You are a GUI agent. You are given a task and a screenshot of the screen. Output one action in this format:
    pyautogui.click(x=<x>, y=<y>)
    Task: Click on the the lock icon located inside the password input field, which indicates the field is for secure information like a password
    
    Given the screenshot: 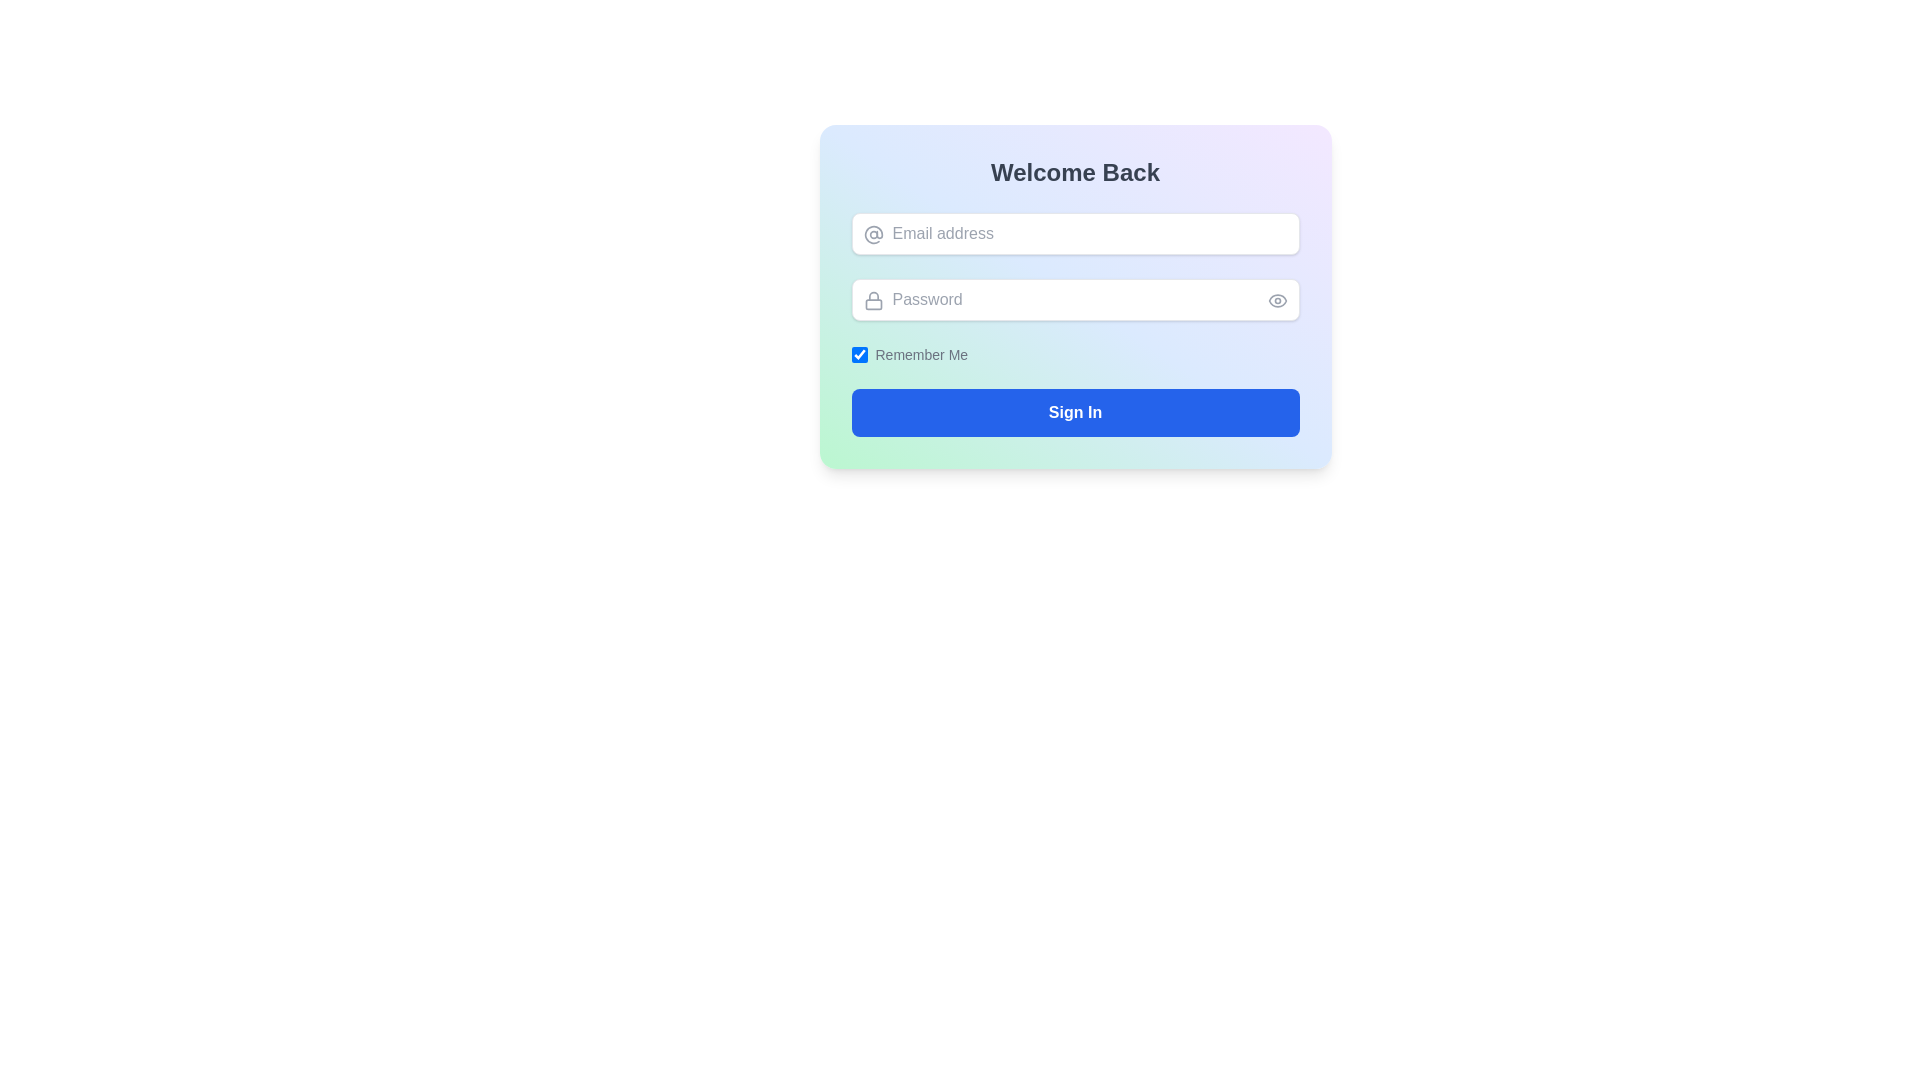 What is the action you would take?
    pyautogui.click(x=873, y=300)
    